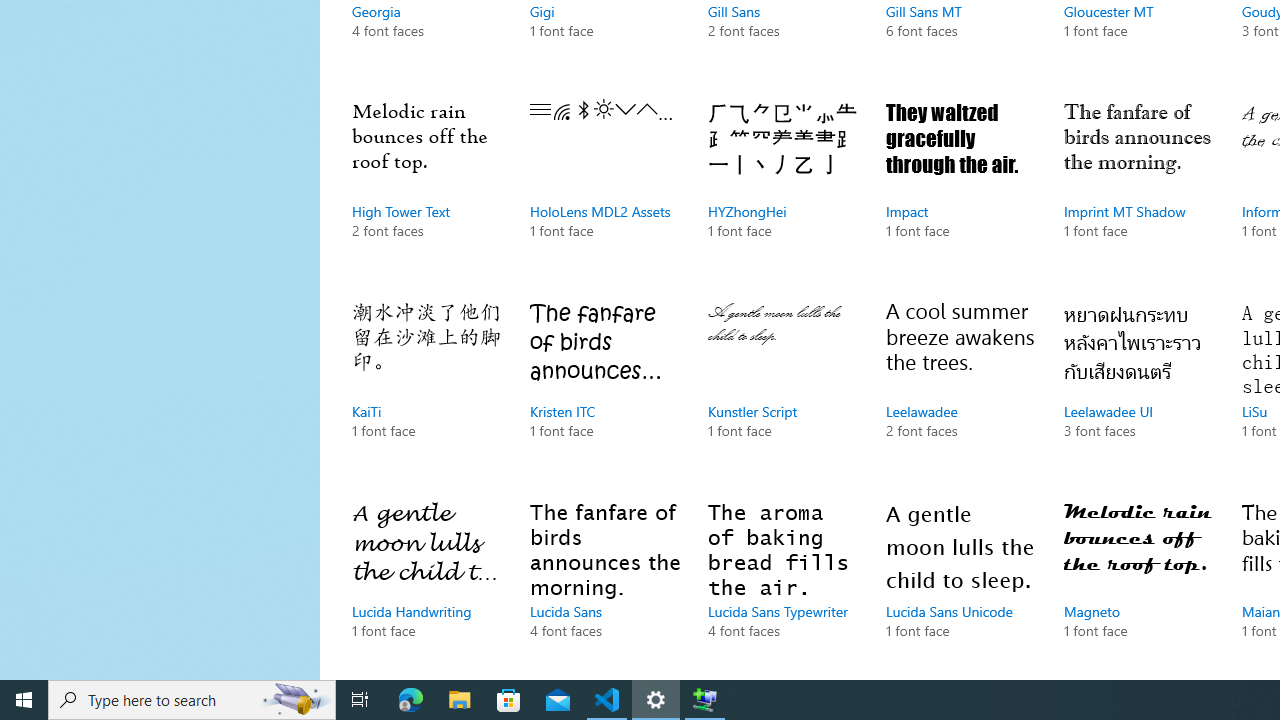 The height and width of the screenshot is (720, 1280). What do you see at coordinates (459, 698) in the screenshot?
I see `'File Explorer'` at bounding box center [459, 698].